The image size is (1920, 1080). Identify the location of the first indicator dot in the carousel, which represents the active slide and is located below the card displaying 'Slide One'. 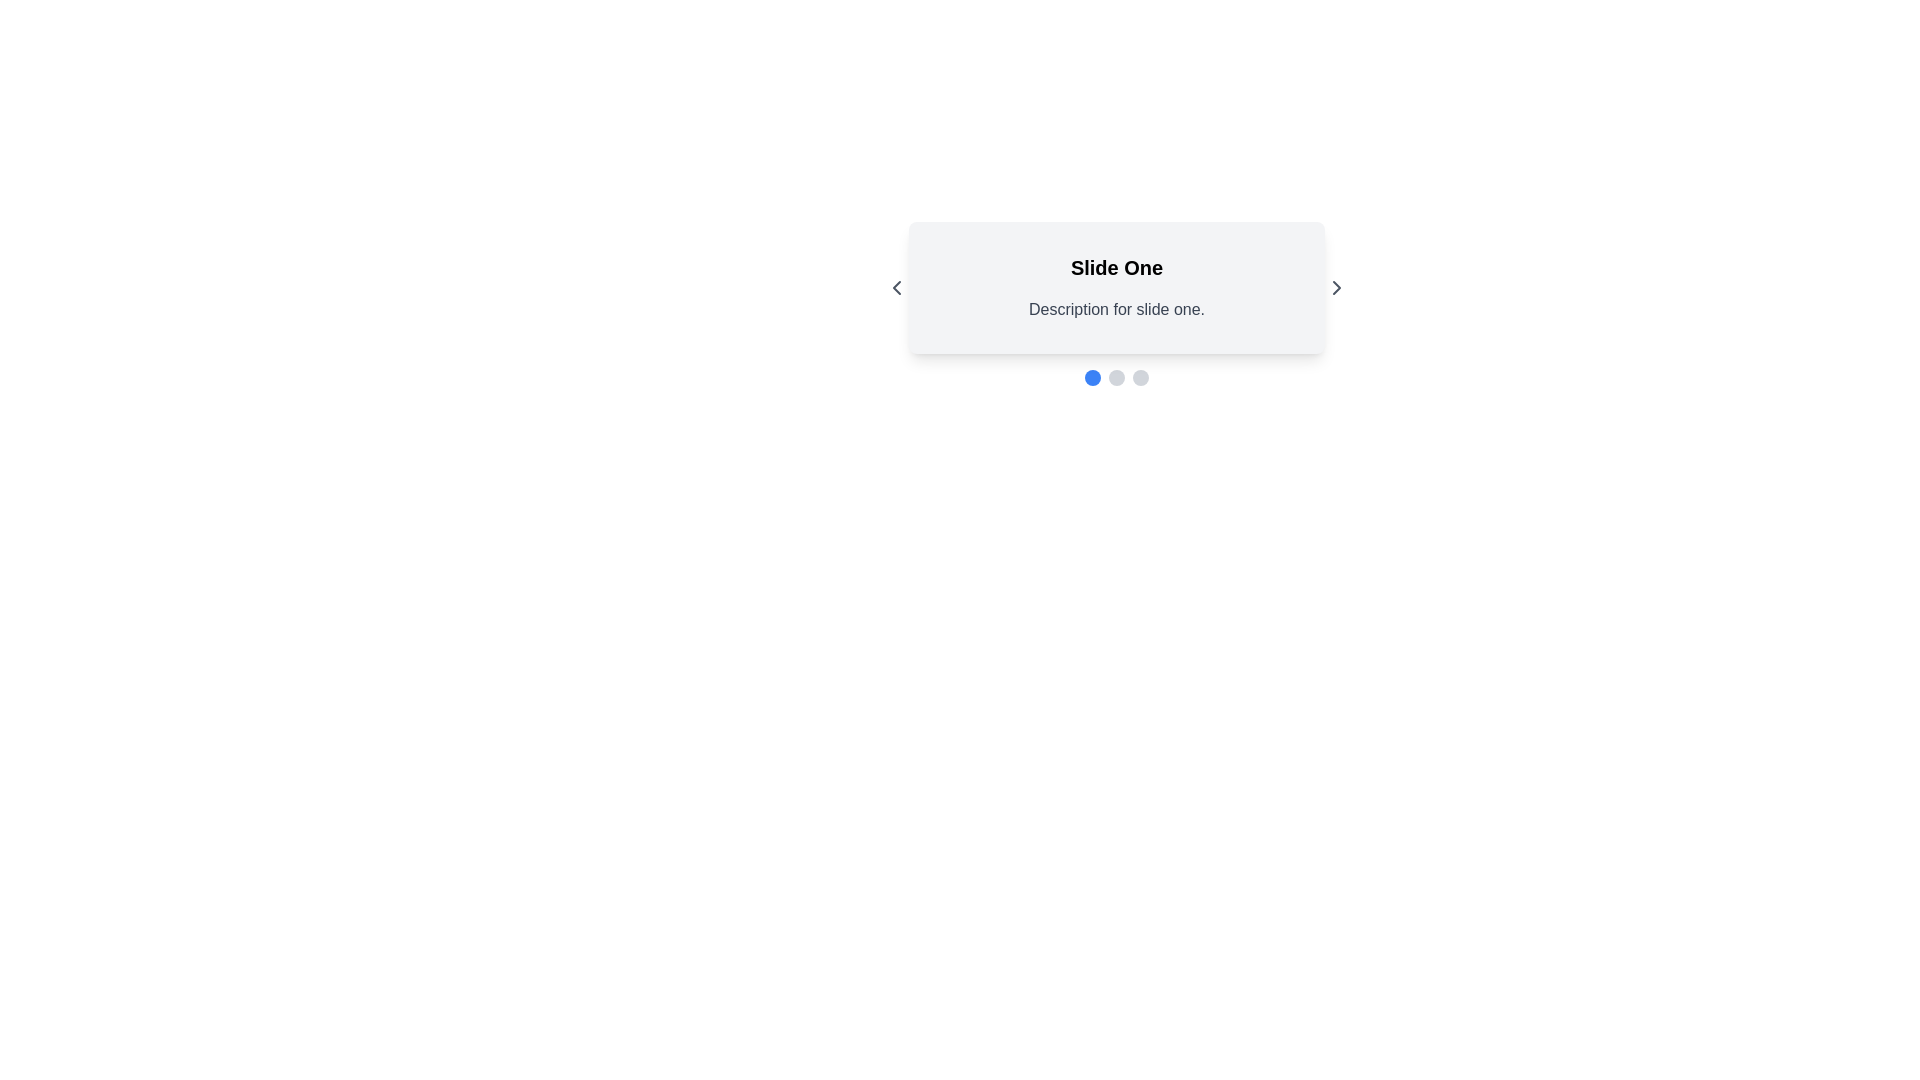
(1092, 378).